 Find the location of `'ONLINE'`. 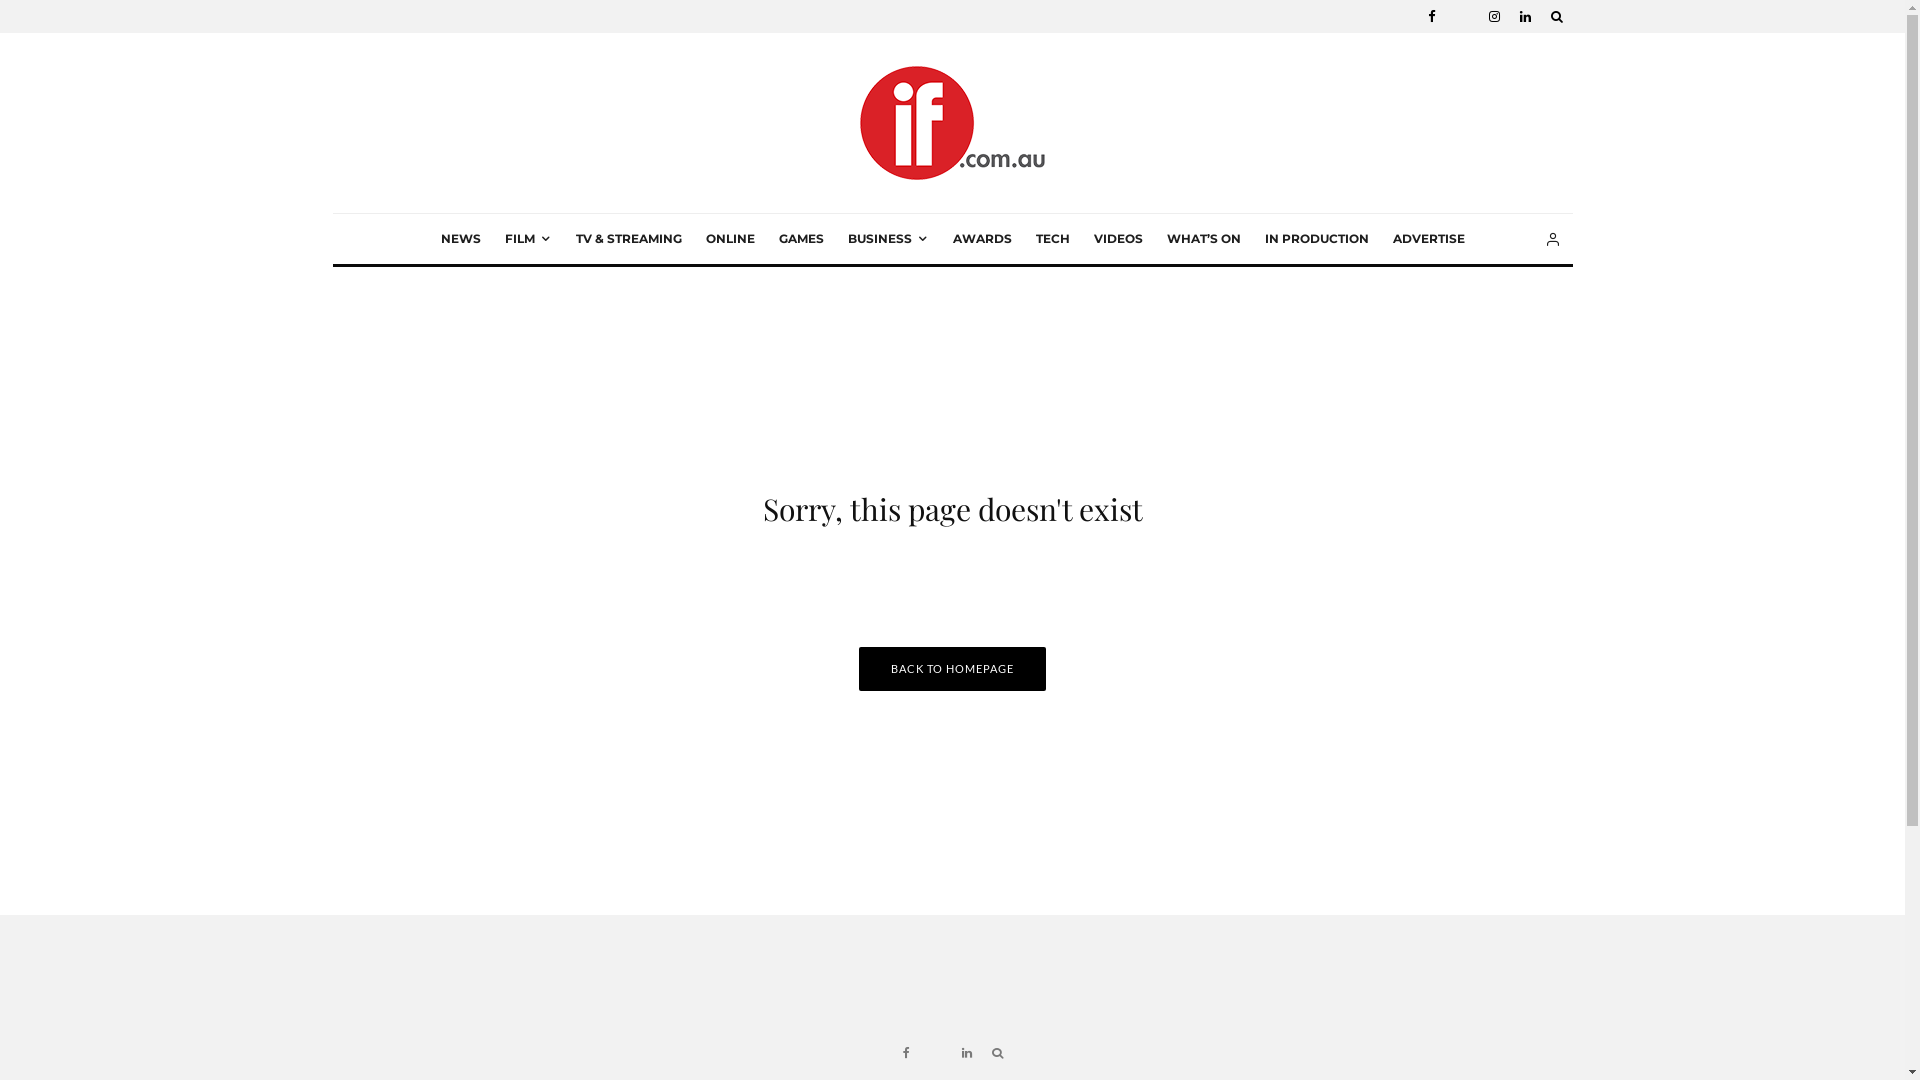

'ONLINE' is located at coordinates (694, 238).